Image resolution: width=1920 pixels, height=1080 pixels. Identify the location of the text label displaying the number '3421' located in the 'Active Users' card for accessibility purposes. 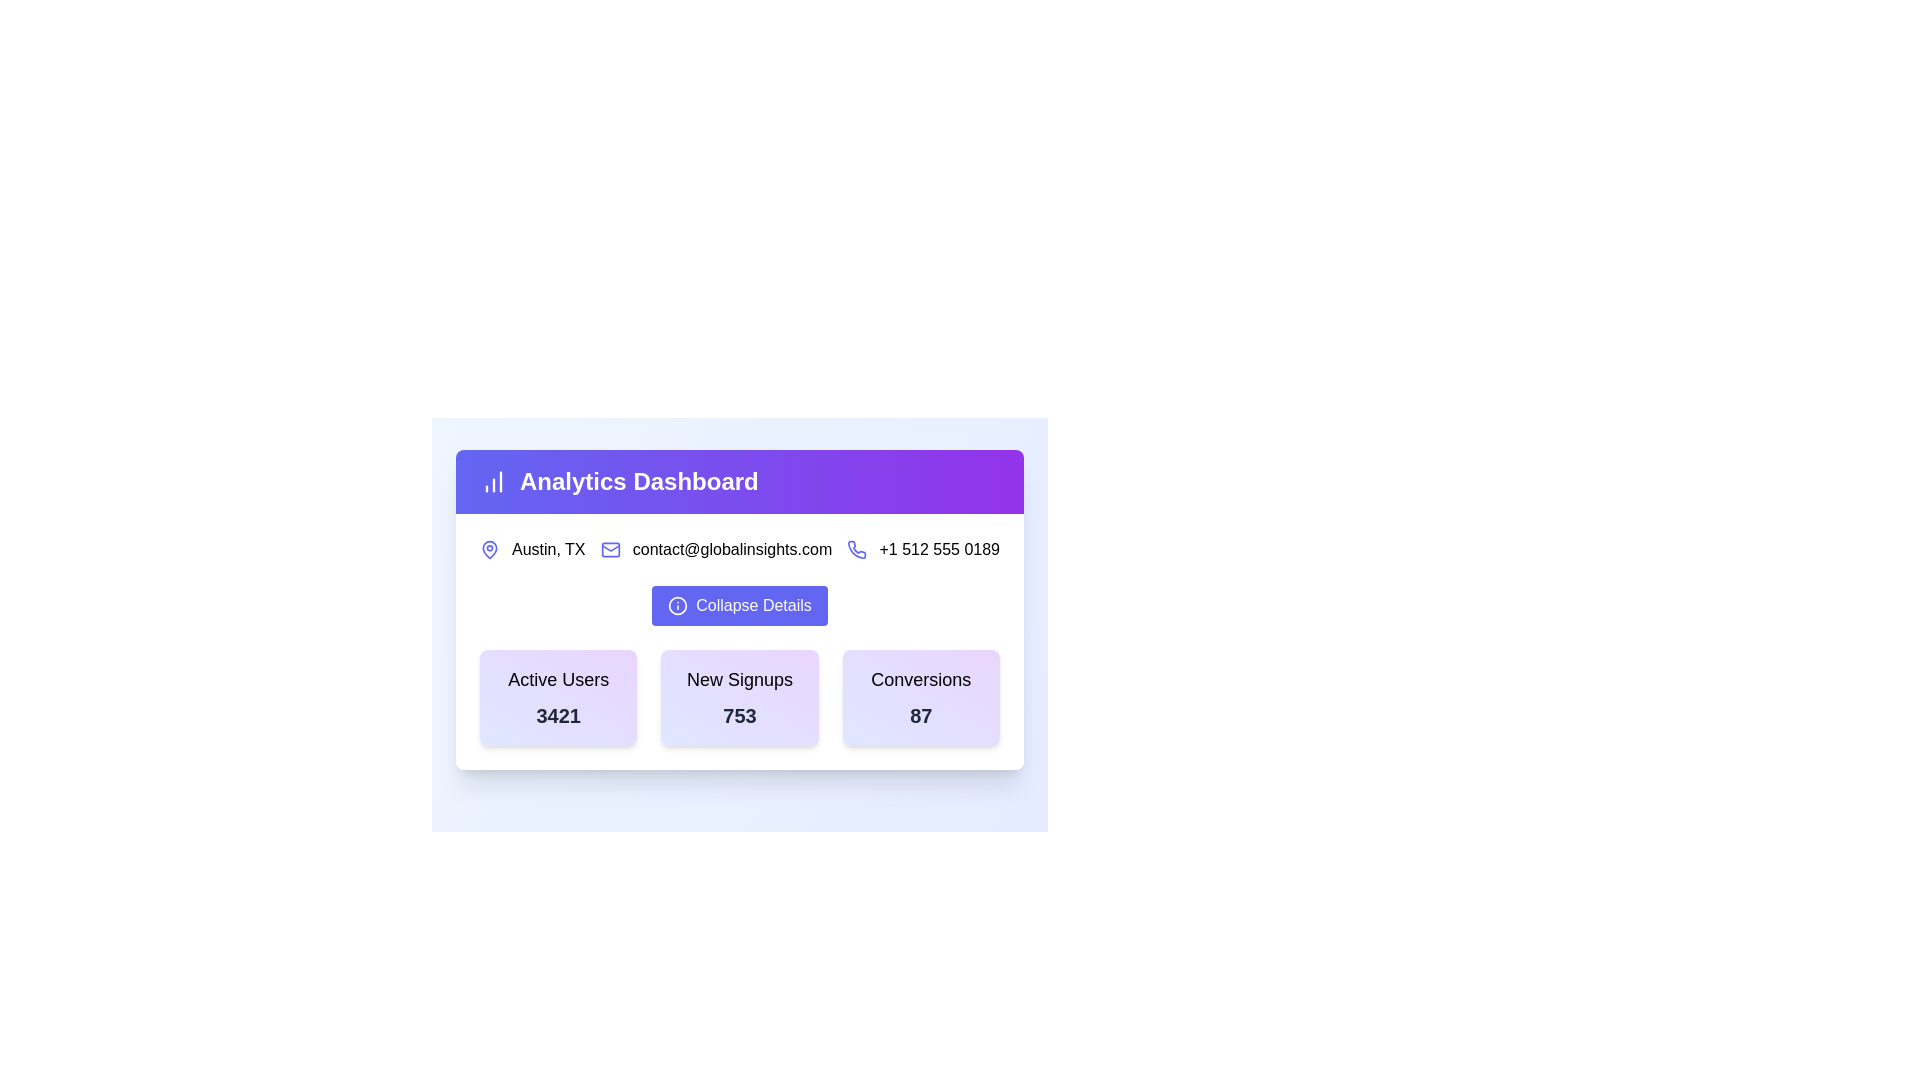
(558, 715).